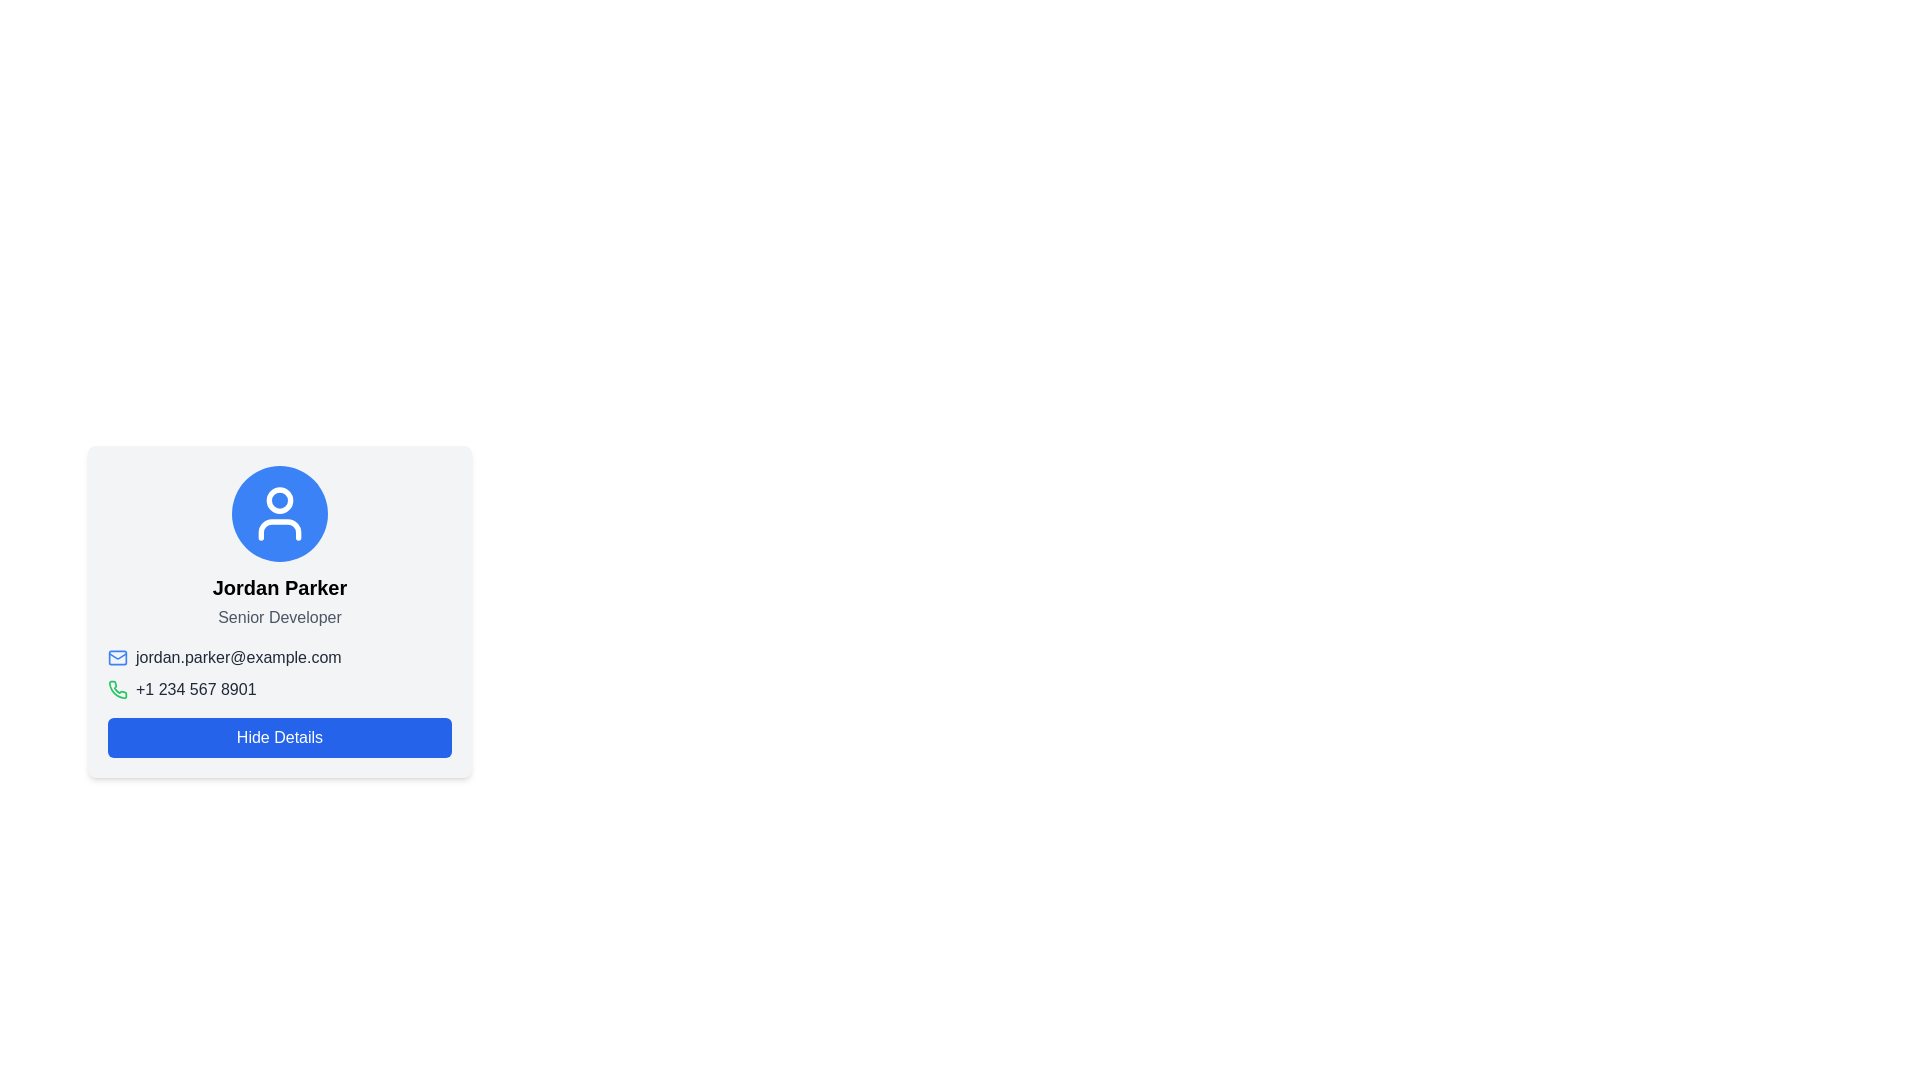 This screenshot has height=1080, width=1920. What do you see at coordinates (278, 616) in the screenshot?
I see `the text label displaying the job title or role associated with the user Jordan Parker, located beneath the name in the user information card` at bounding box center [278, 616].